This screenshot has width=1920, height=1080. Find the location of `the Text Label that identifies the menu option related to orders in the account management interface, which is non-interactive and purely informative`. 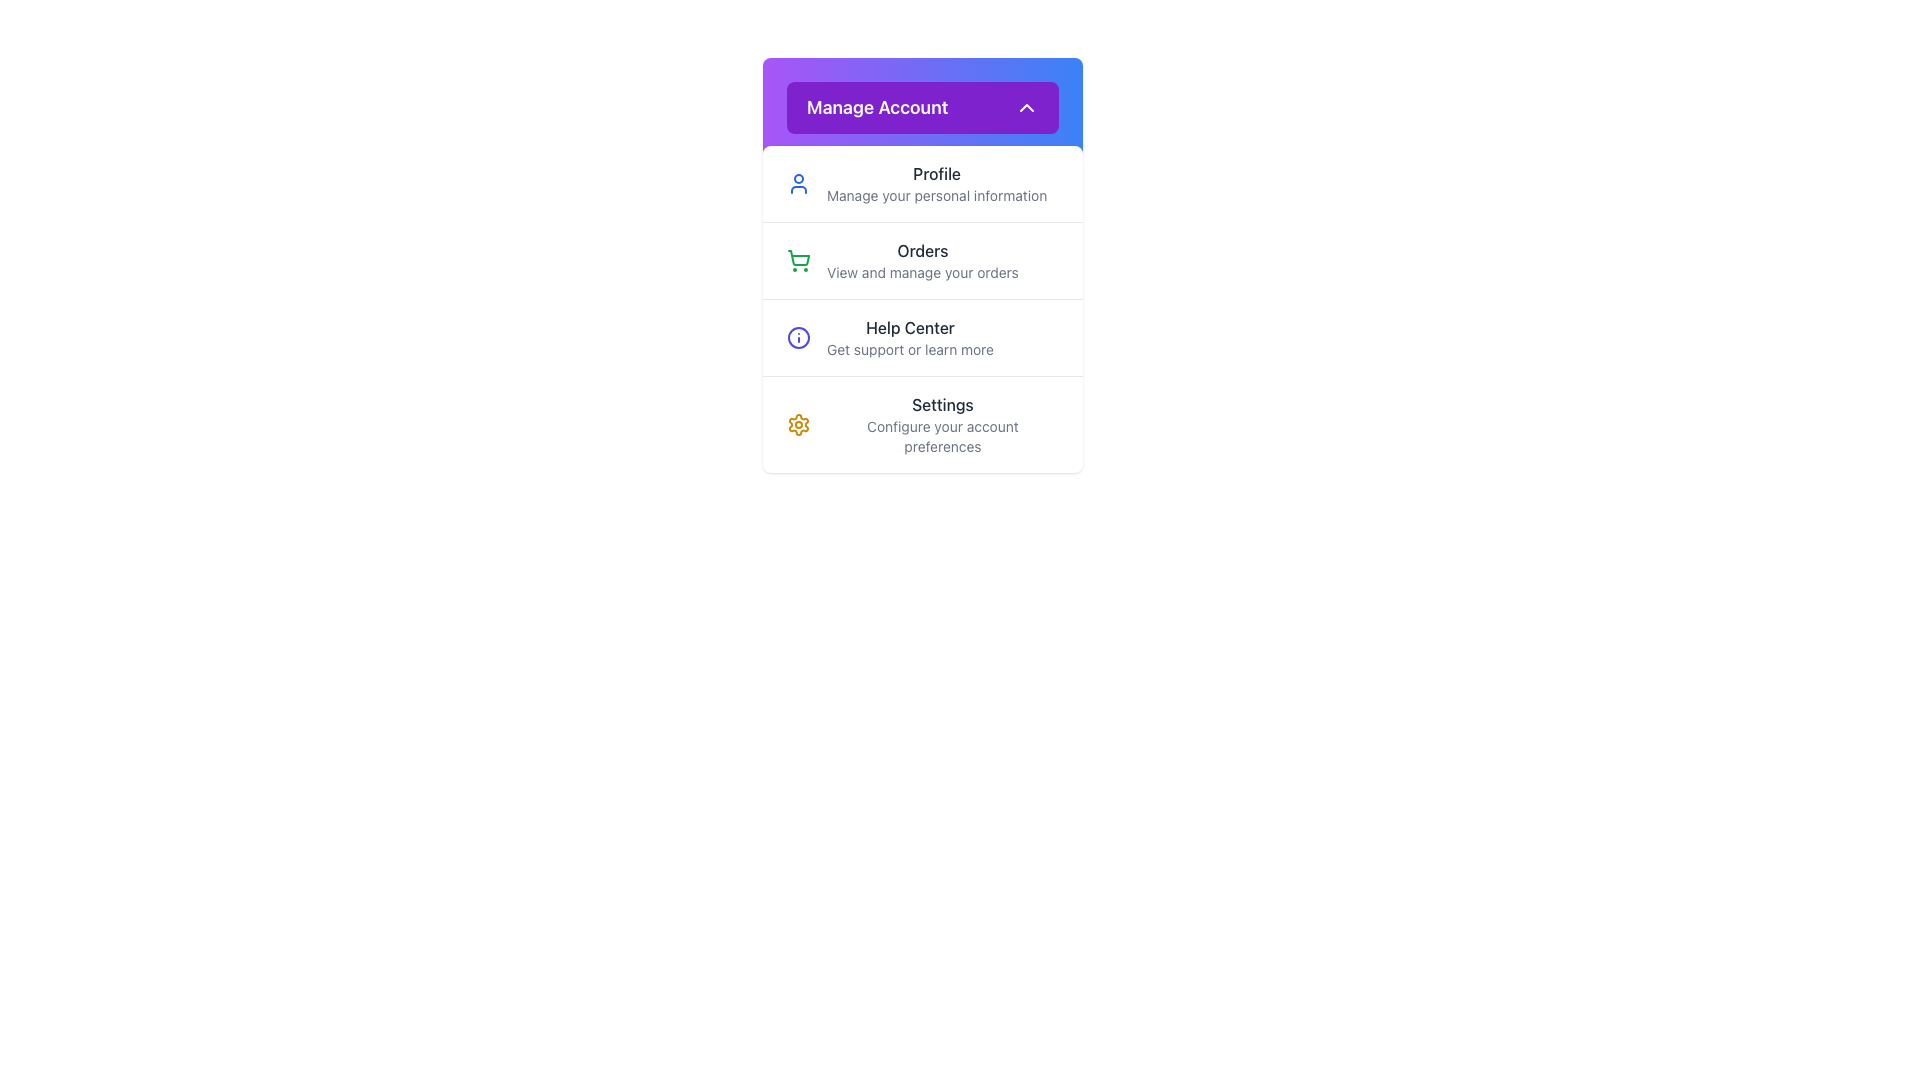

the Text Label that identifies the menu option related to orders in the account management interface, which is non-interactive and purely informative is located at coordinates (921, 249).